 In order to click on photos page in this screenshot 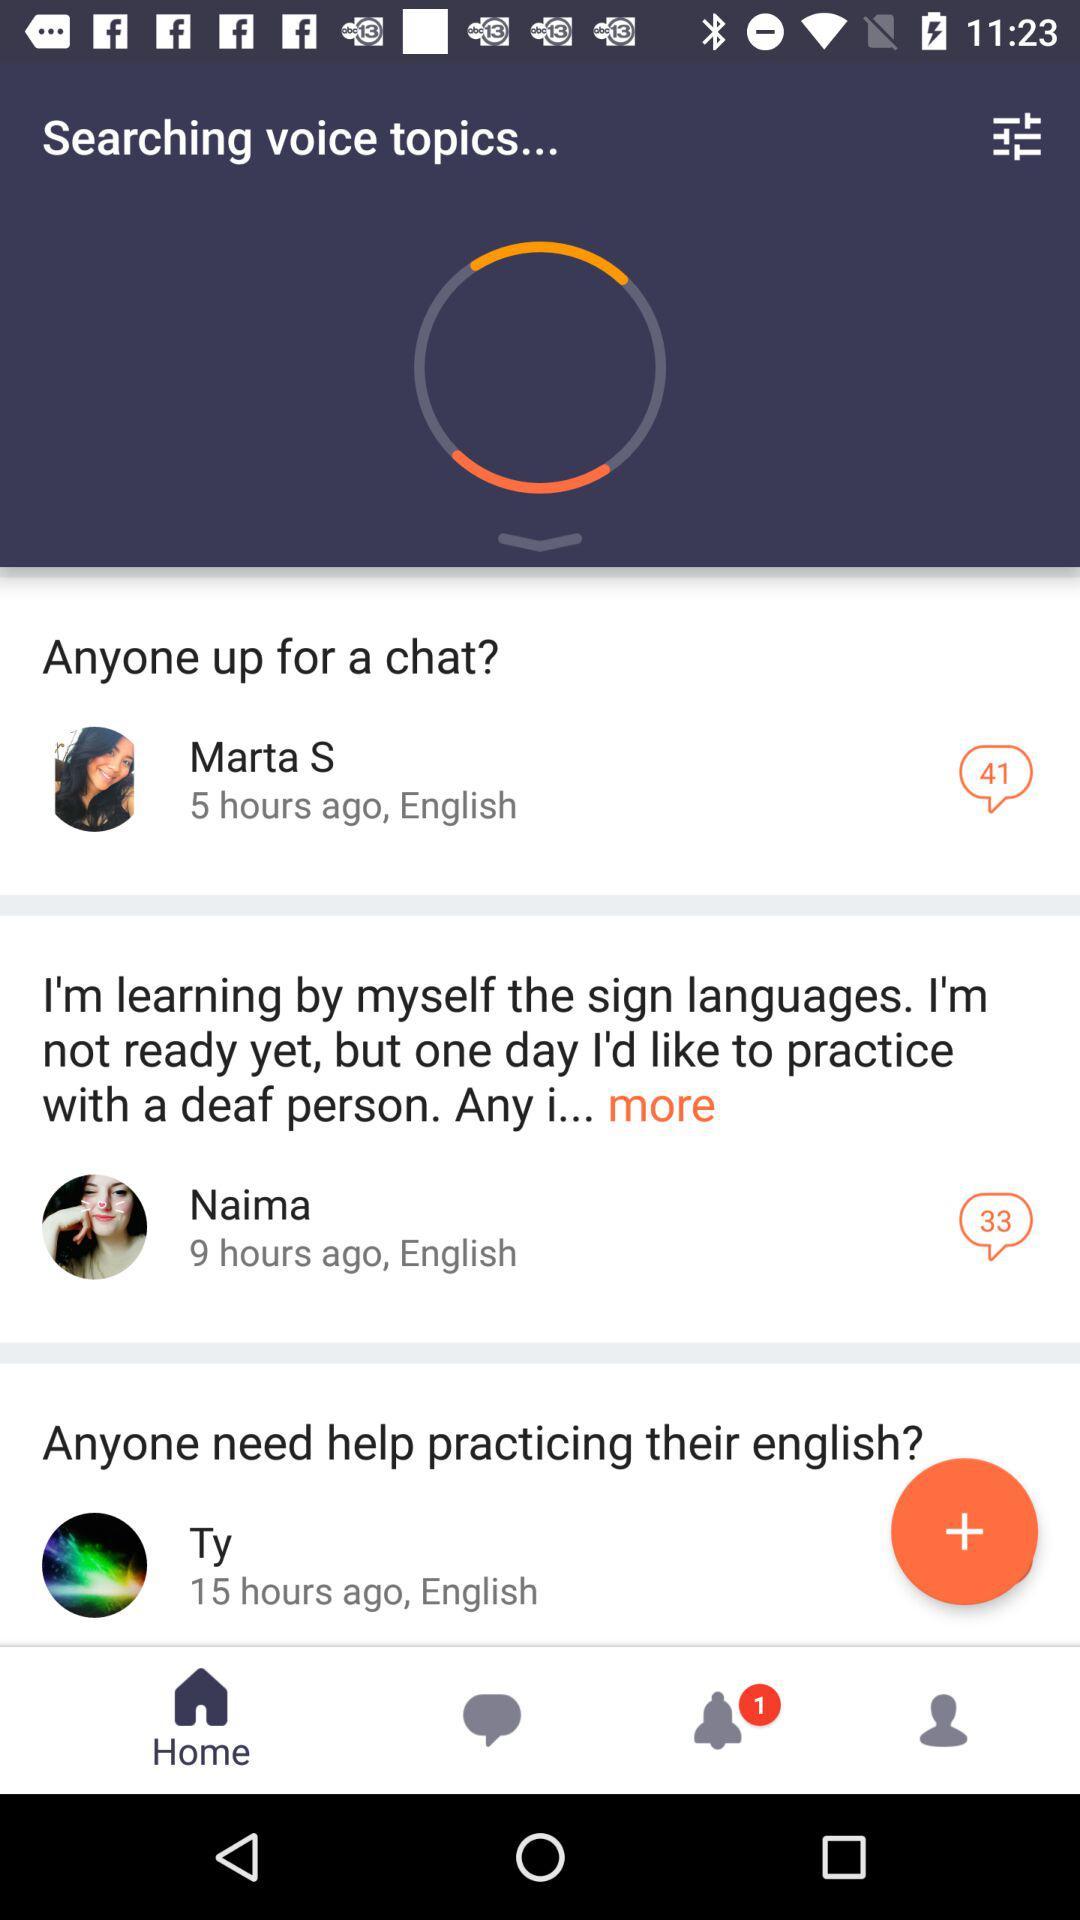, I will do `click(94, 1226)`.